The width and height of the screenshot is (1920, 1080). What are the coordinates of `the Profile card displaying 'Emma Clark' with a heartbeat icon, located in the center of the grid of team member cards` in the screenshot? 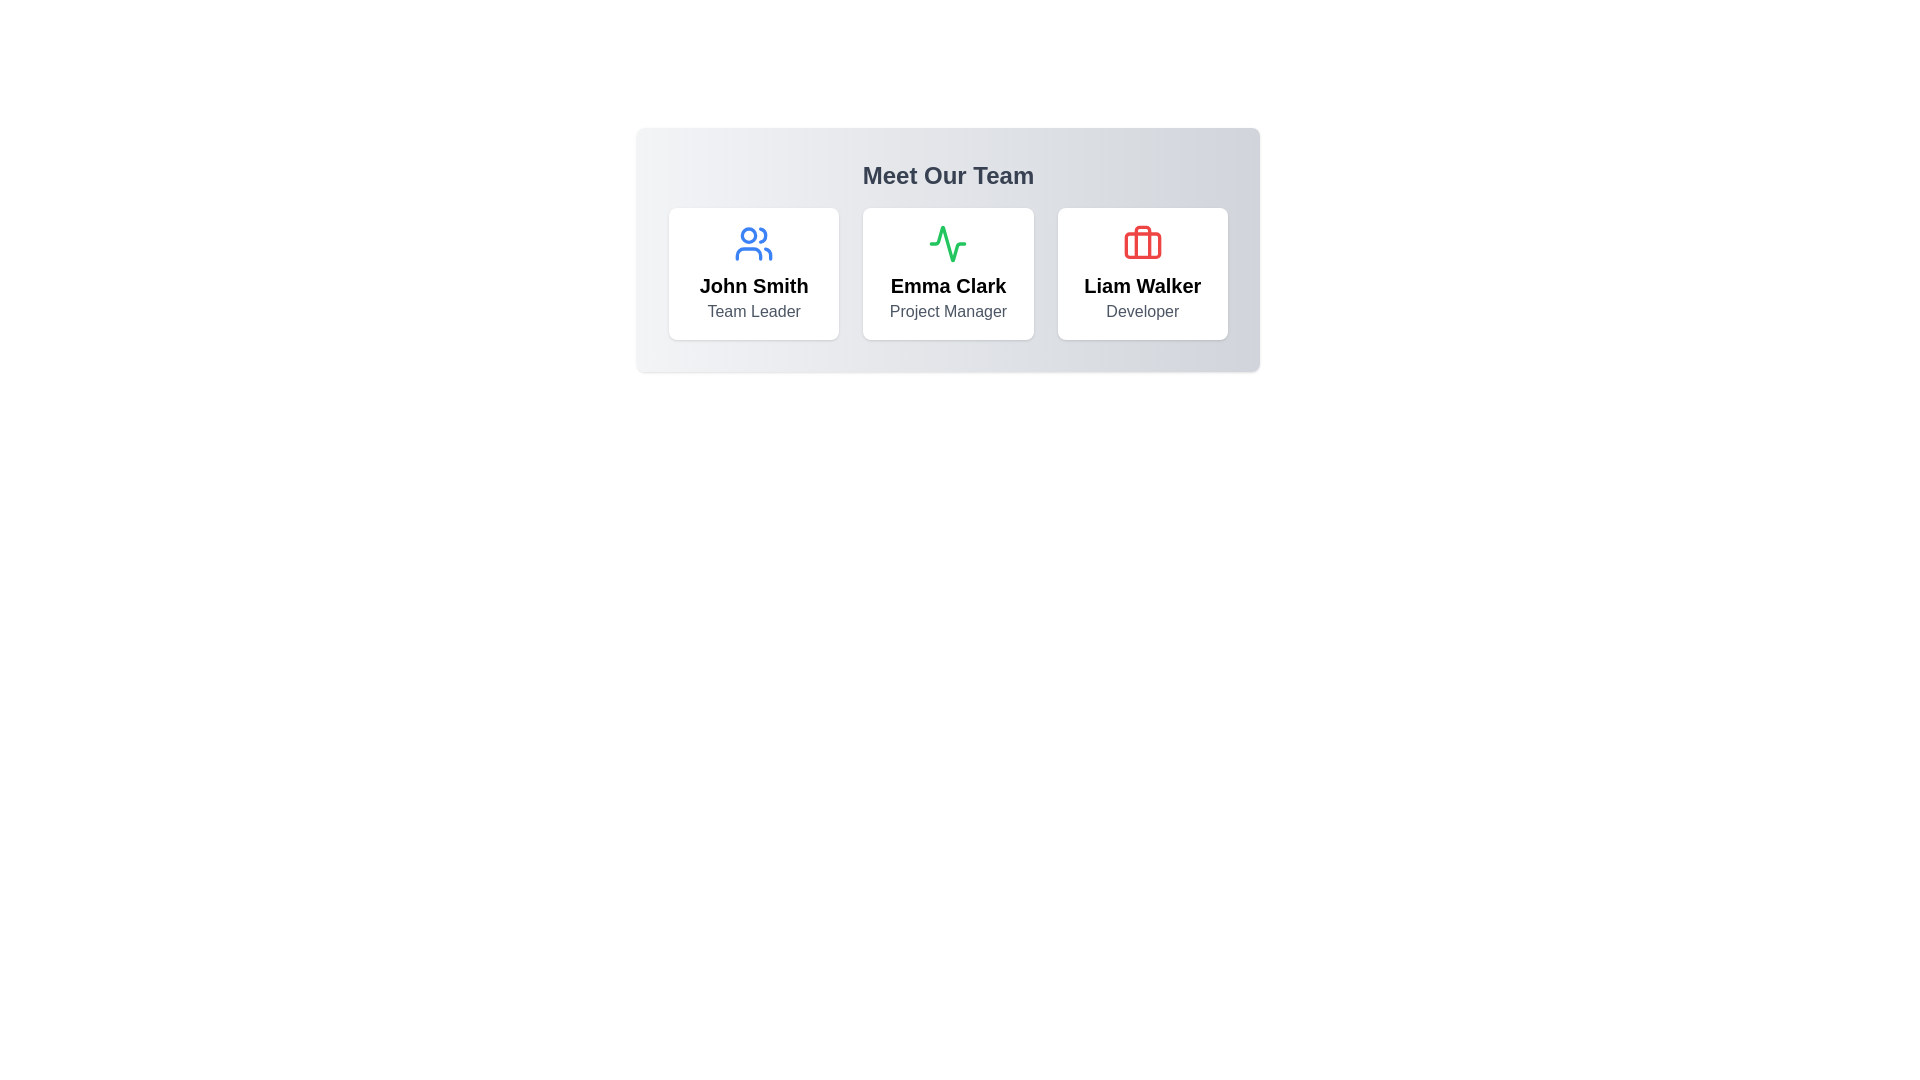 It's located at (947, 273).